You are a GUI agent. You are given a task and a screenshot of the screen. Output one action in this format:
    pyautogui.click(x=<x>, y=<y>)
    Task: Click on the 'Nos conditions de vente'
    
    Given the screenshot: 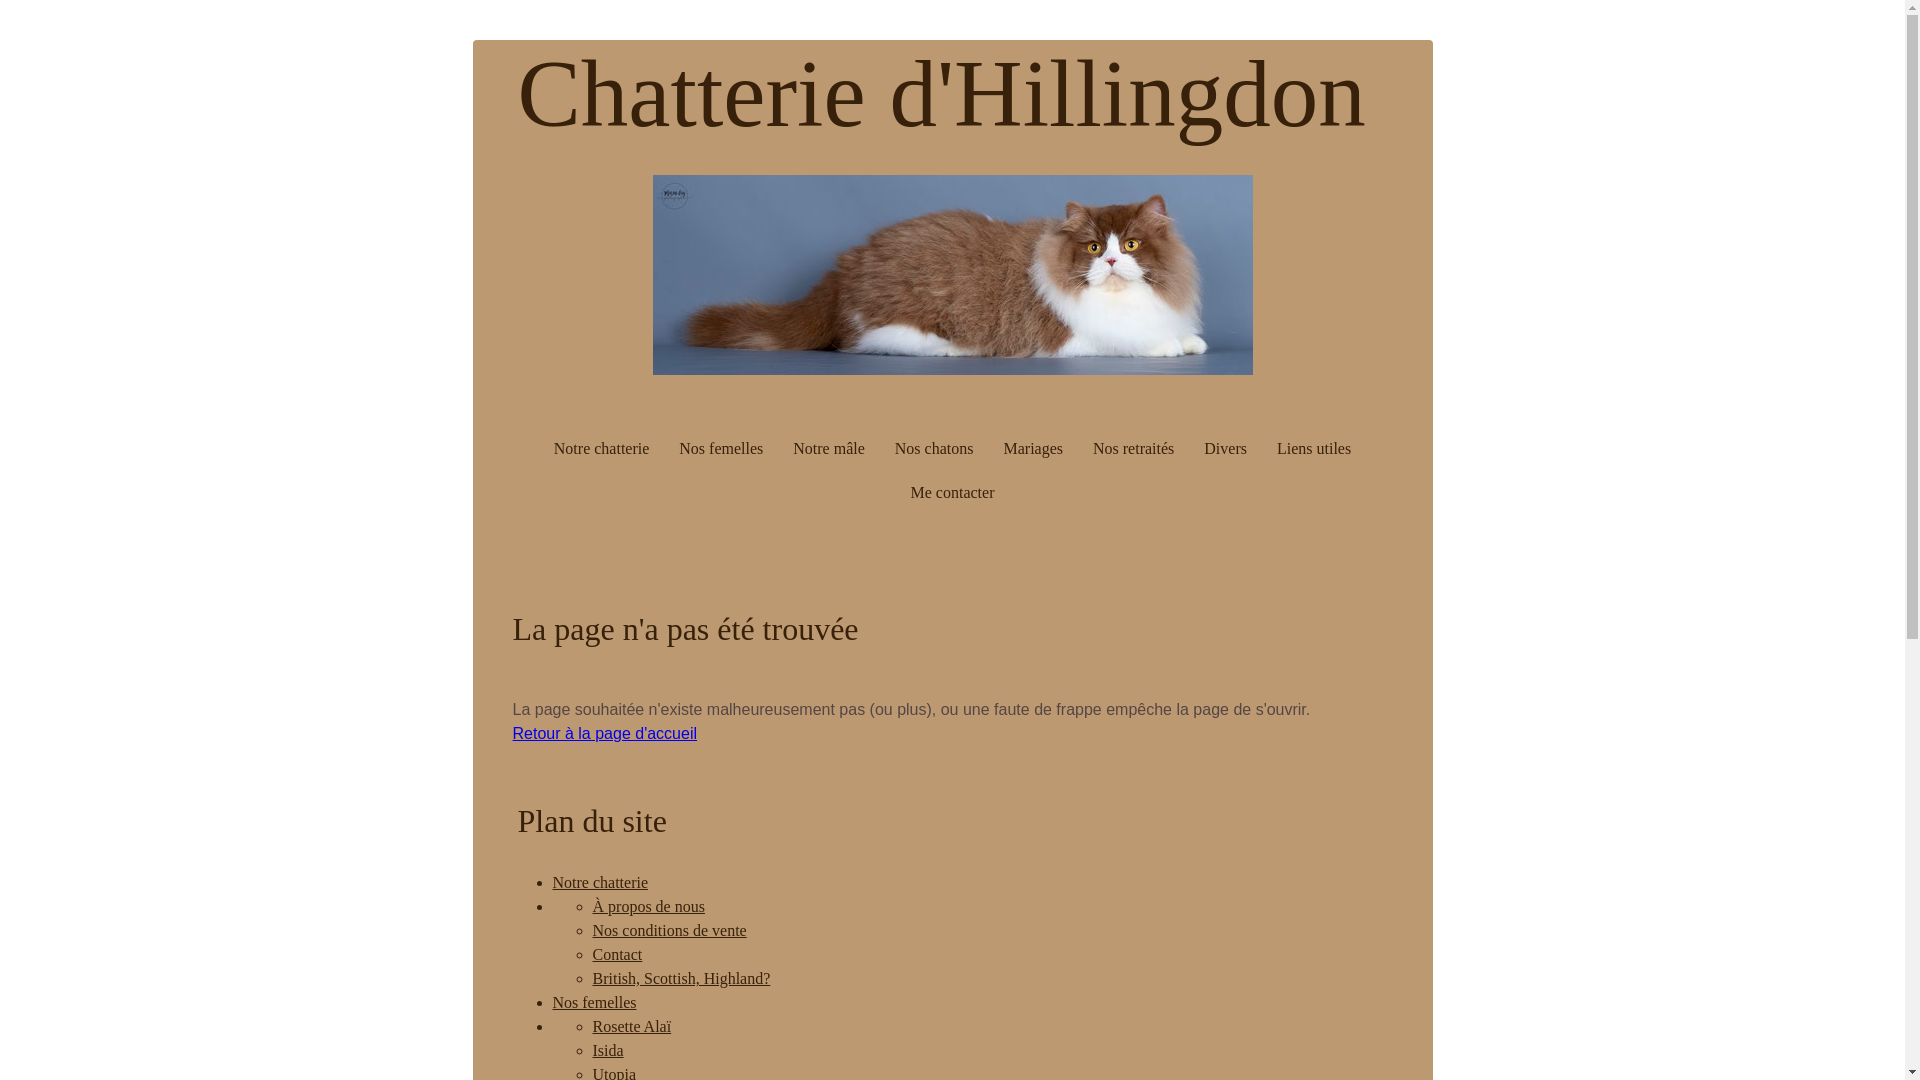 What is the action you would take?
    pyautogui.click(x=590, y=930)
    